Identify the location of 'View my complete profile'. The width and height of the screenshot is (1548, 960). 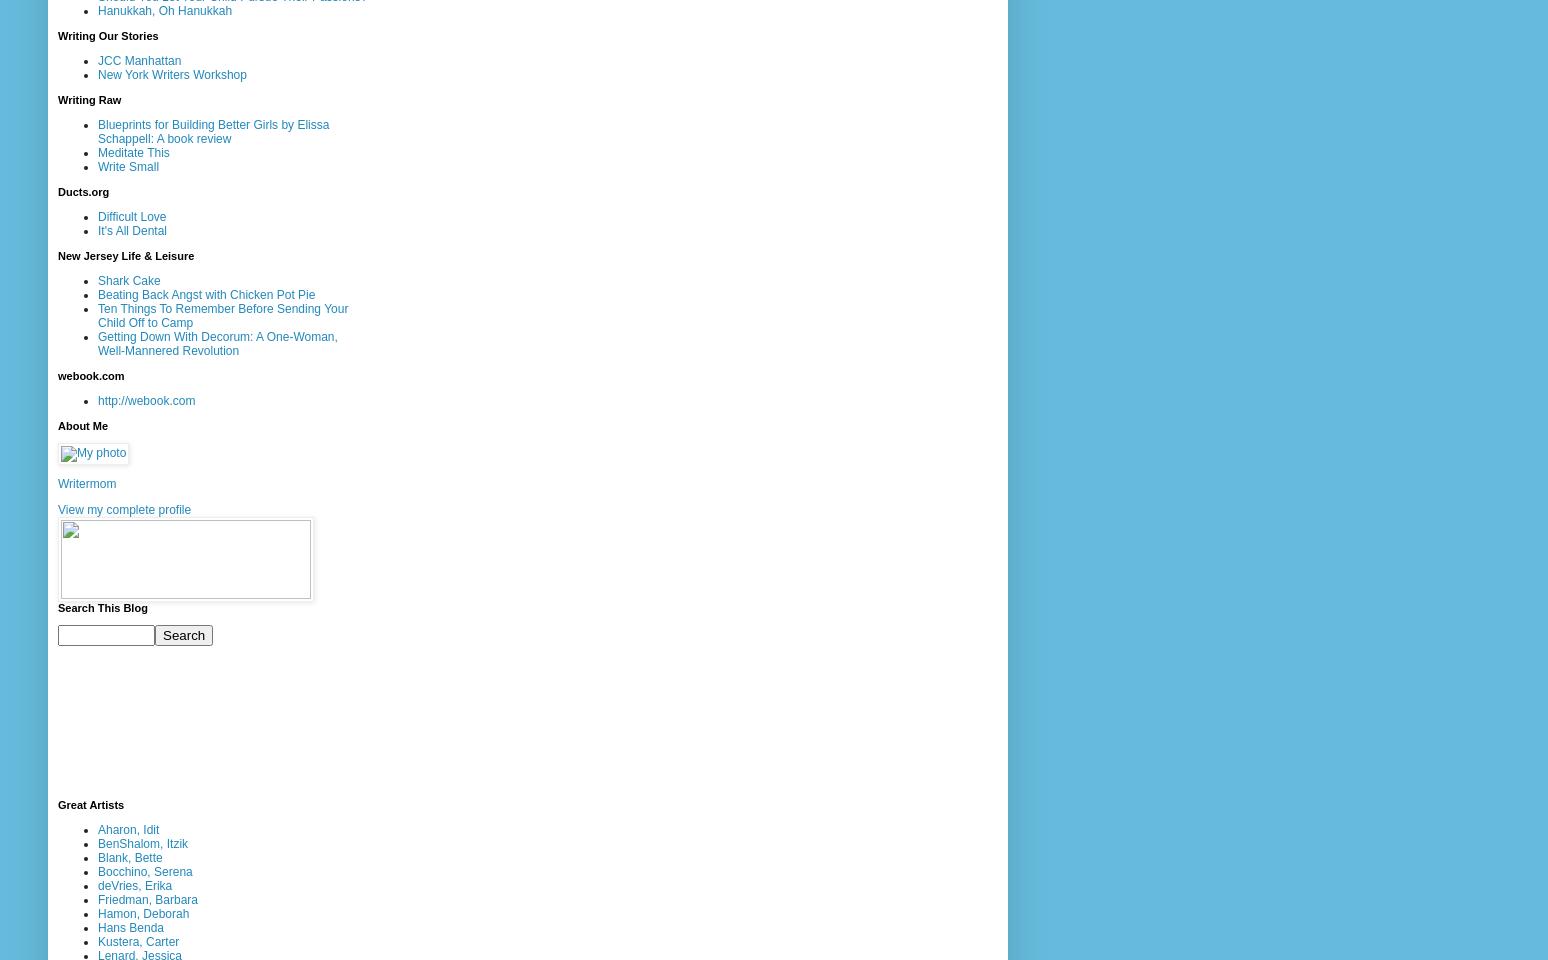
(124, 507).